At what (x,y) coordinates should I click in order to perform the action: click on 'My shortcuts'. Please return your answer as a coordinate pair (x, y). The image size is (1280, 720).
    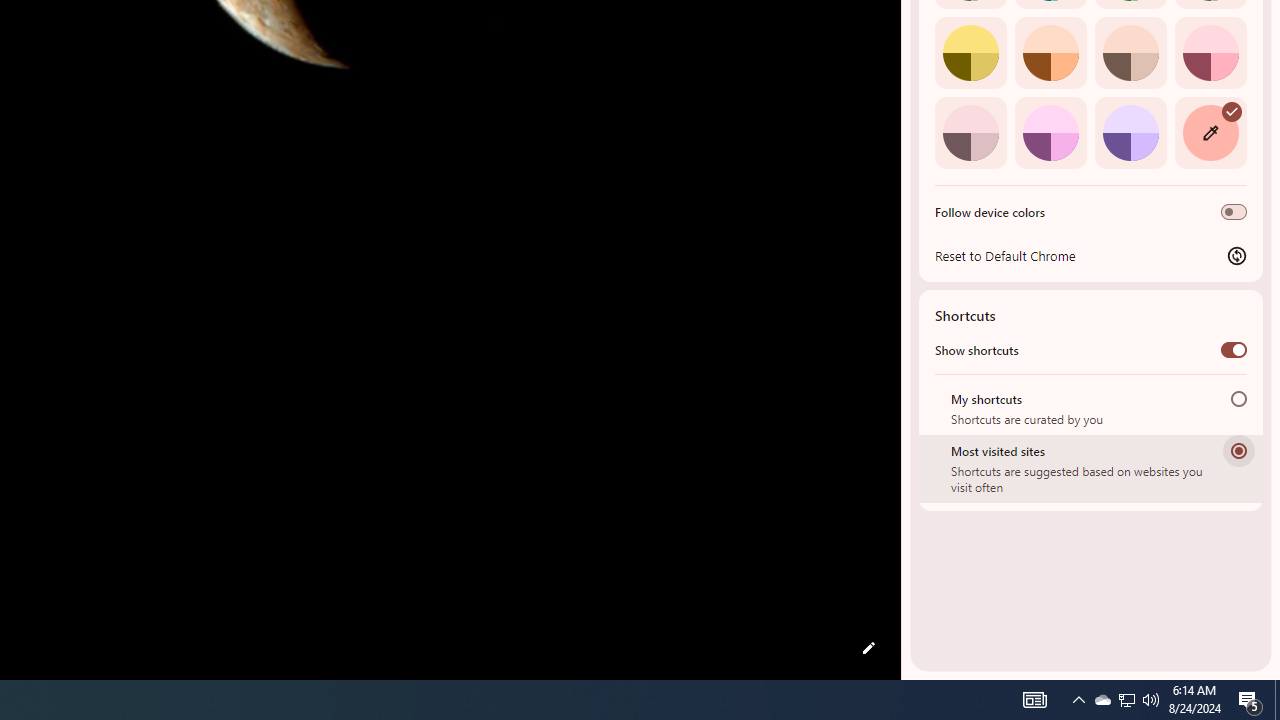
    Looking at the image, I should click on (1238, 398).